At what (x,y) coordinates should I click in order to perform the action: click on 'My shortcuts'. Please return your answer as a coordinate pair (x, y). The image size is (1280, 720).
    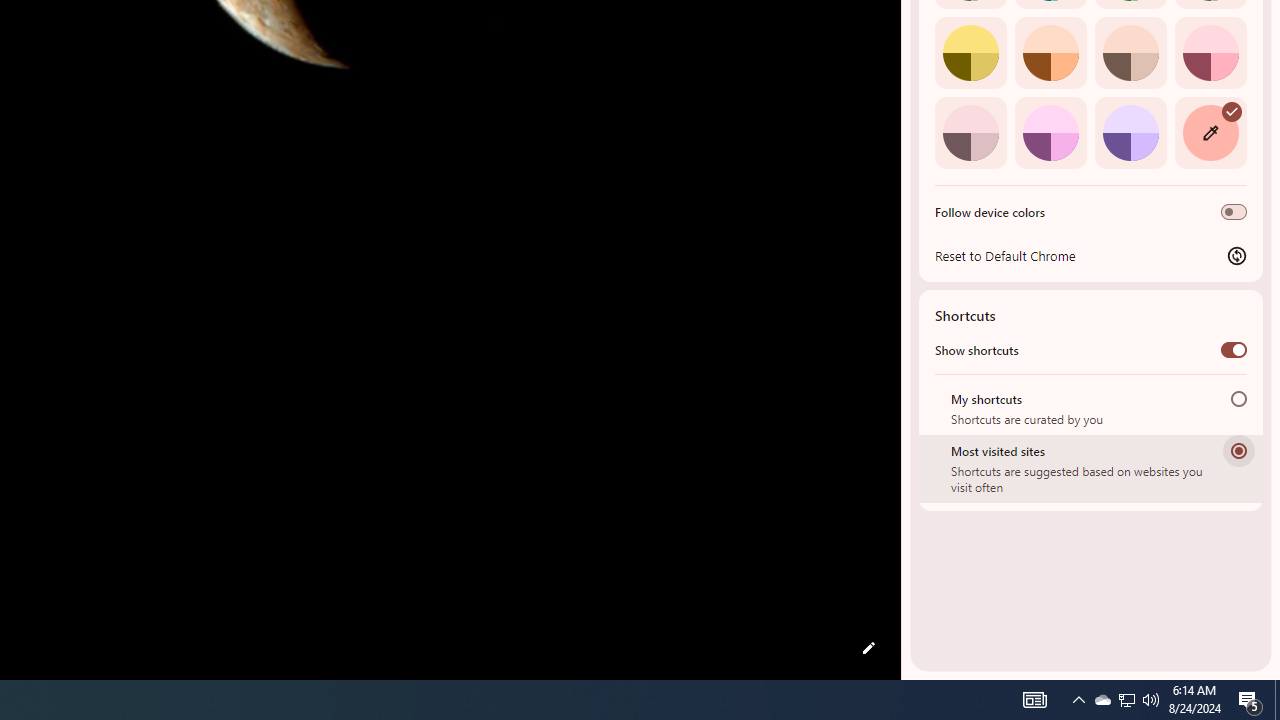
    Looking at the image, I should click on (1238, 398).